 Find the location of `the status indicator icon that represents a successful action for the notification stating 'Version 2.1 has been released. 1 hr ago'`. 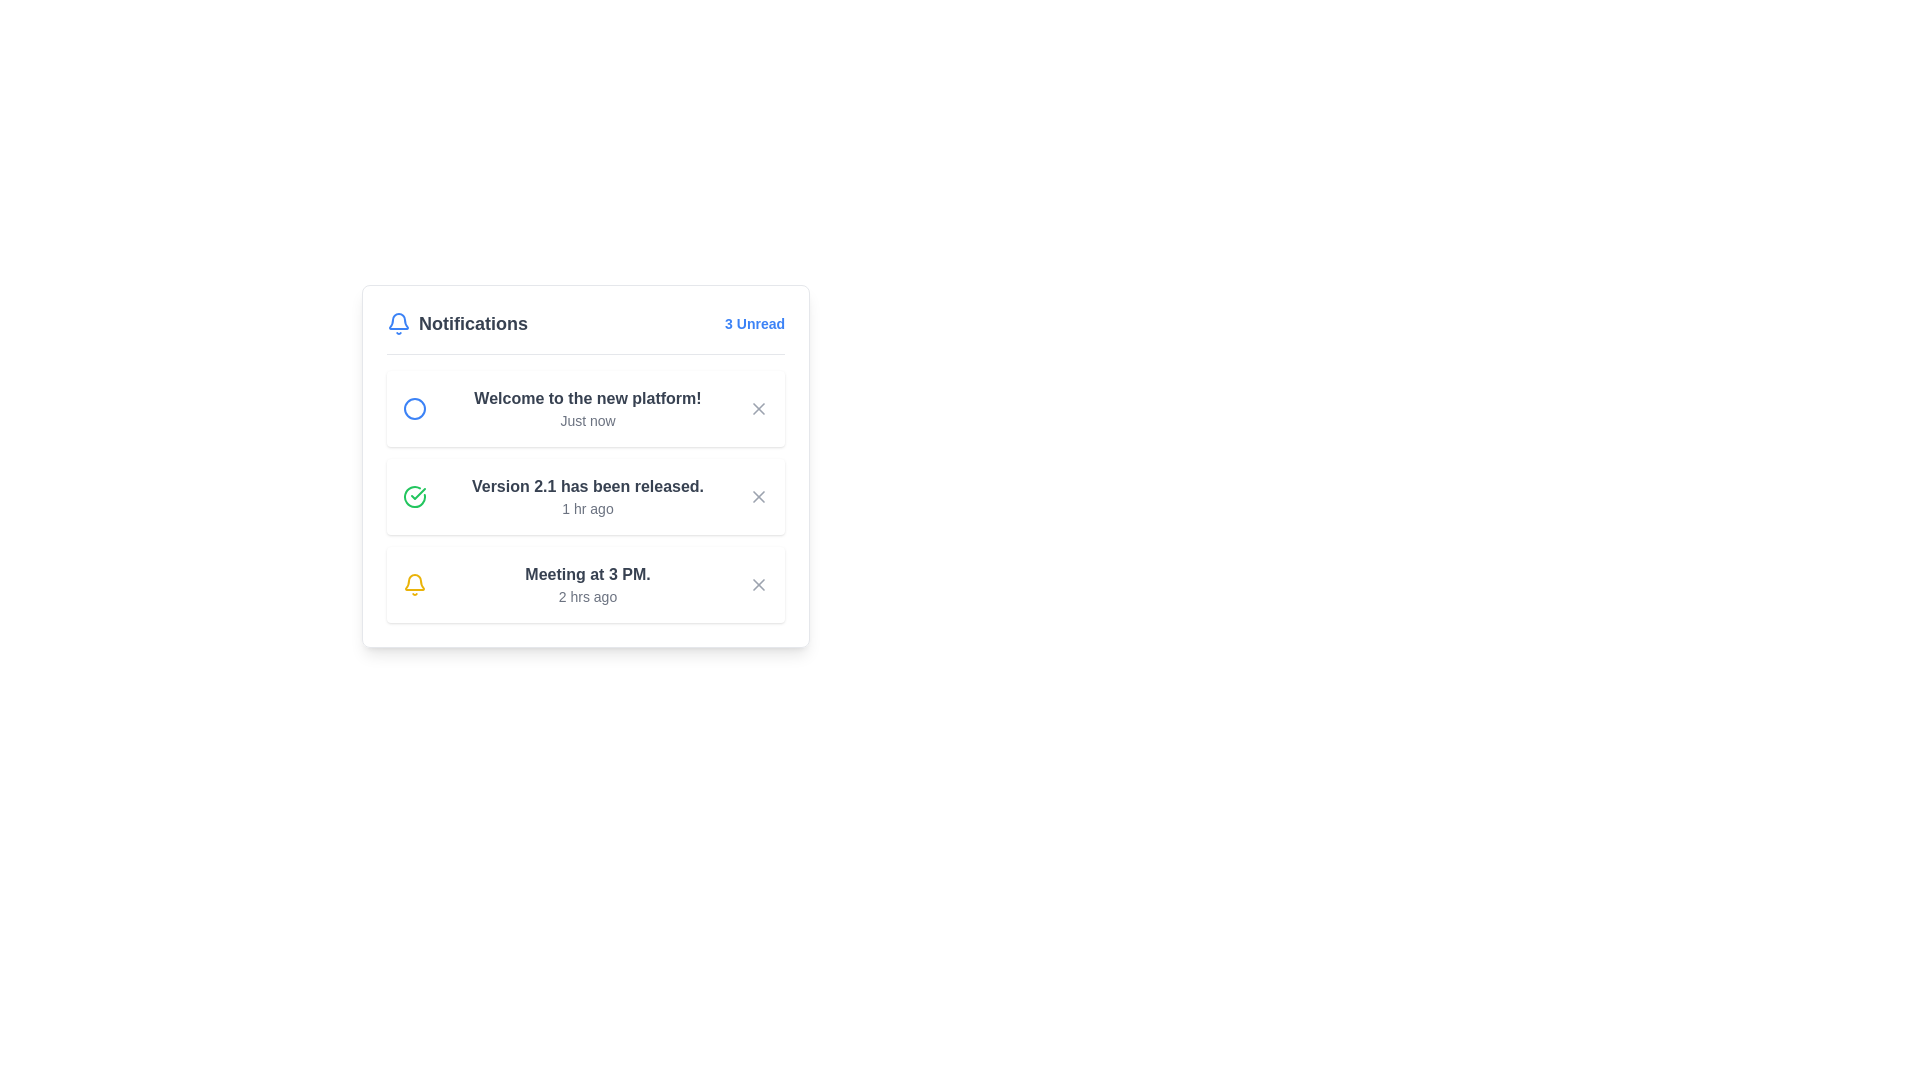

the status indicator icon that represents a successful action for the notification stating 'Version 2.1 has been released. 1 hr ago' is located at coordinates (413, 496).